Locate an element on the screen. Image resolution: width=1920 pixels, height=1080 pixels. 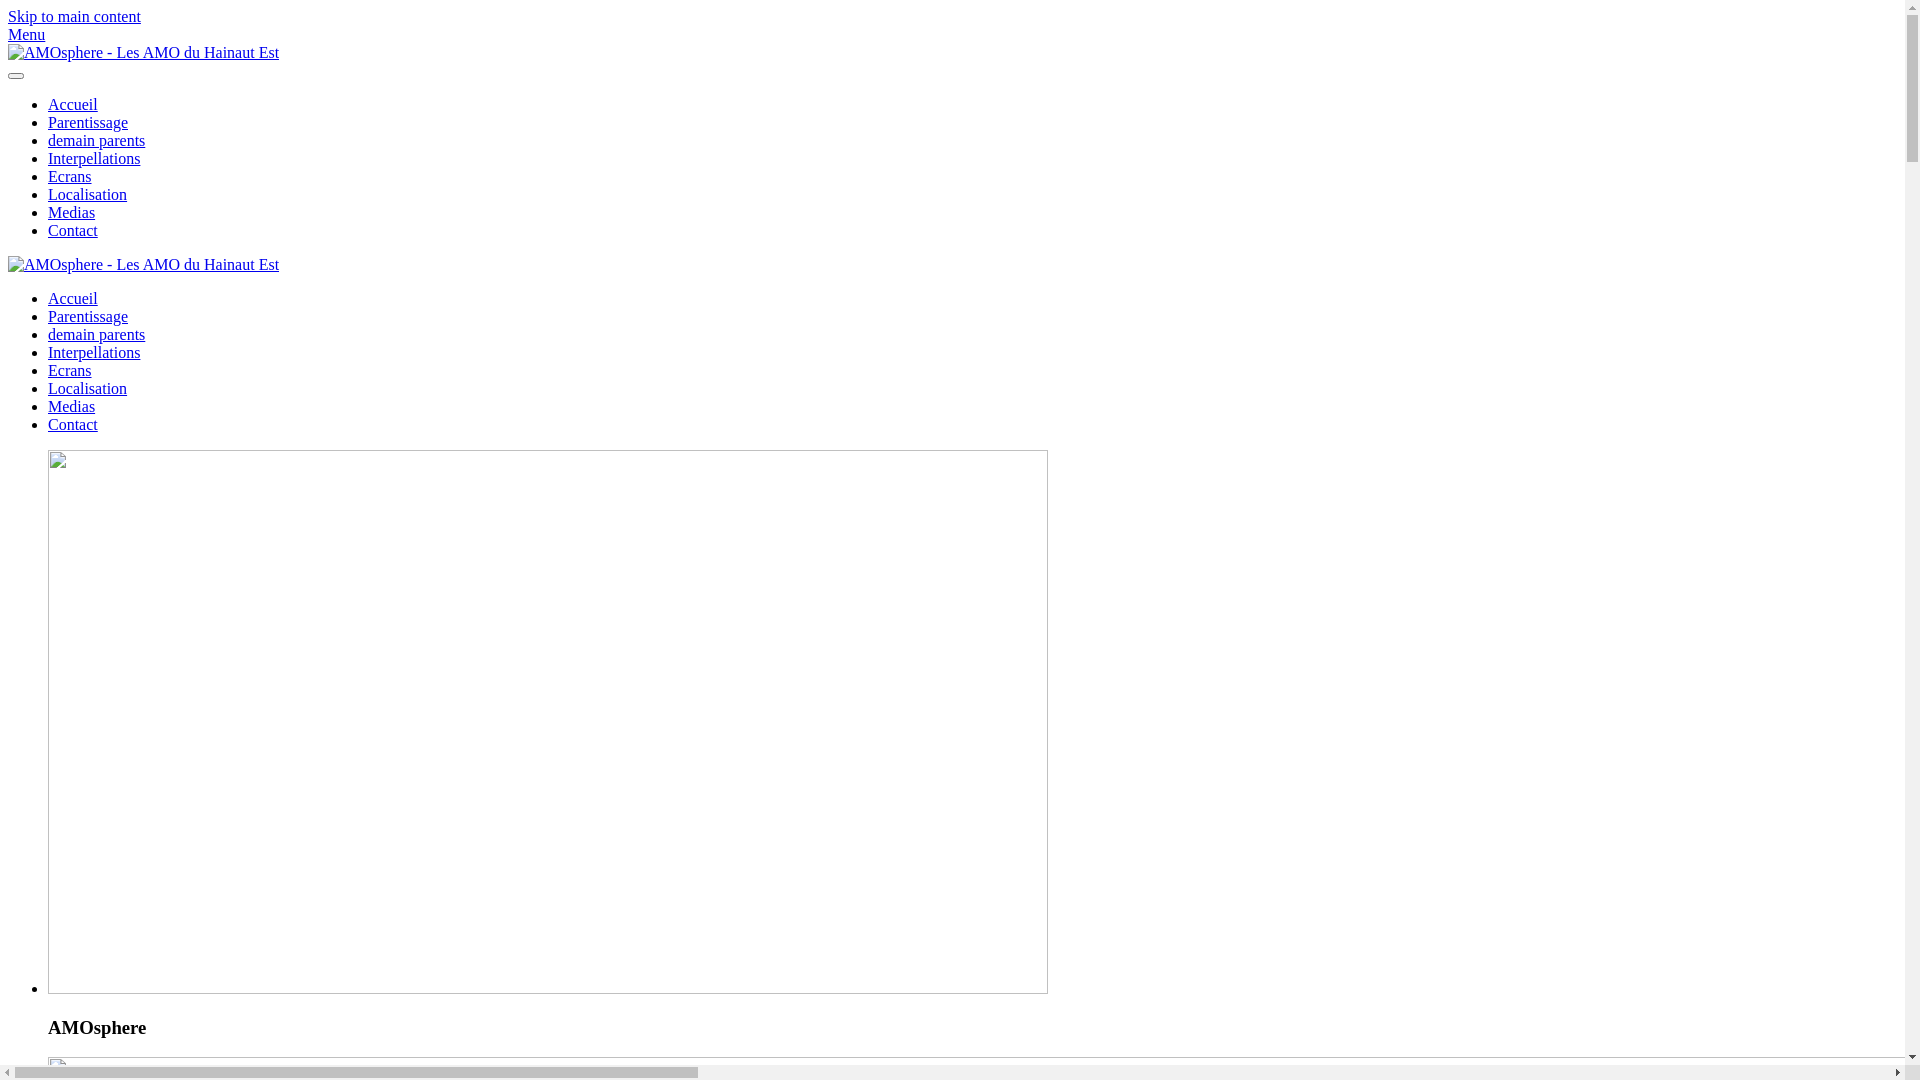
'Contact' is located at coordinates (72, 229).